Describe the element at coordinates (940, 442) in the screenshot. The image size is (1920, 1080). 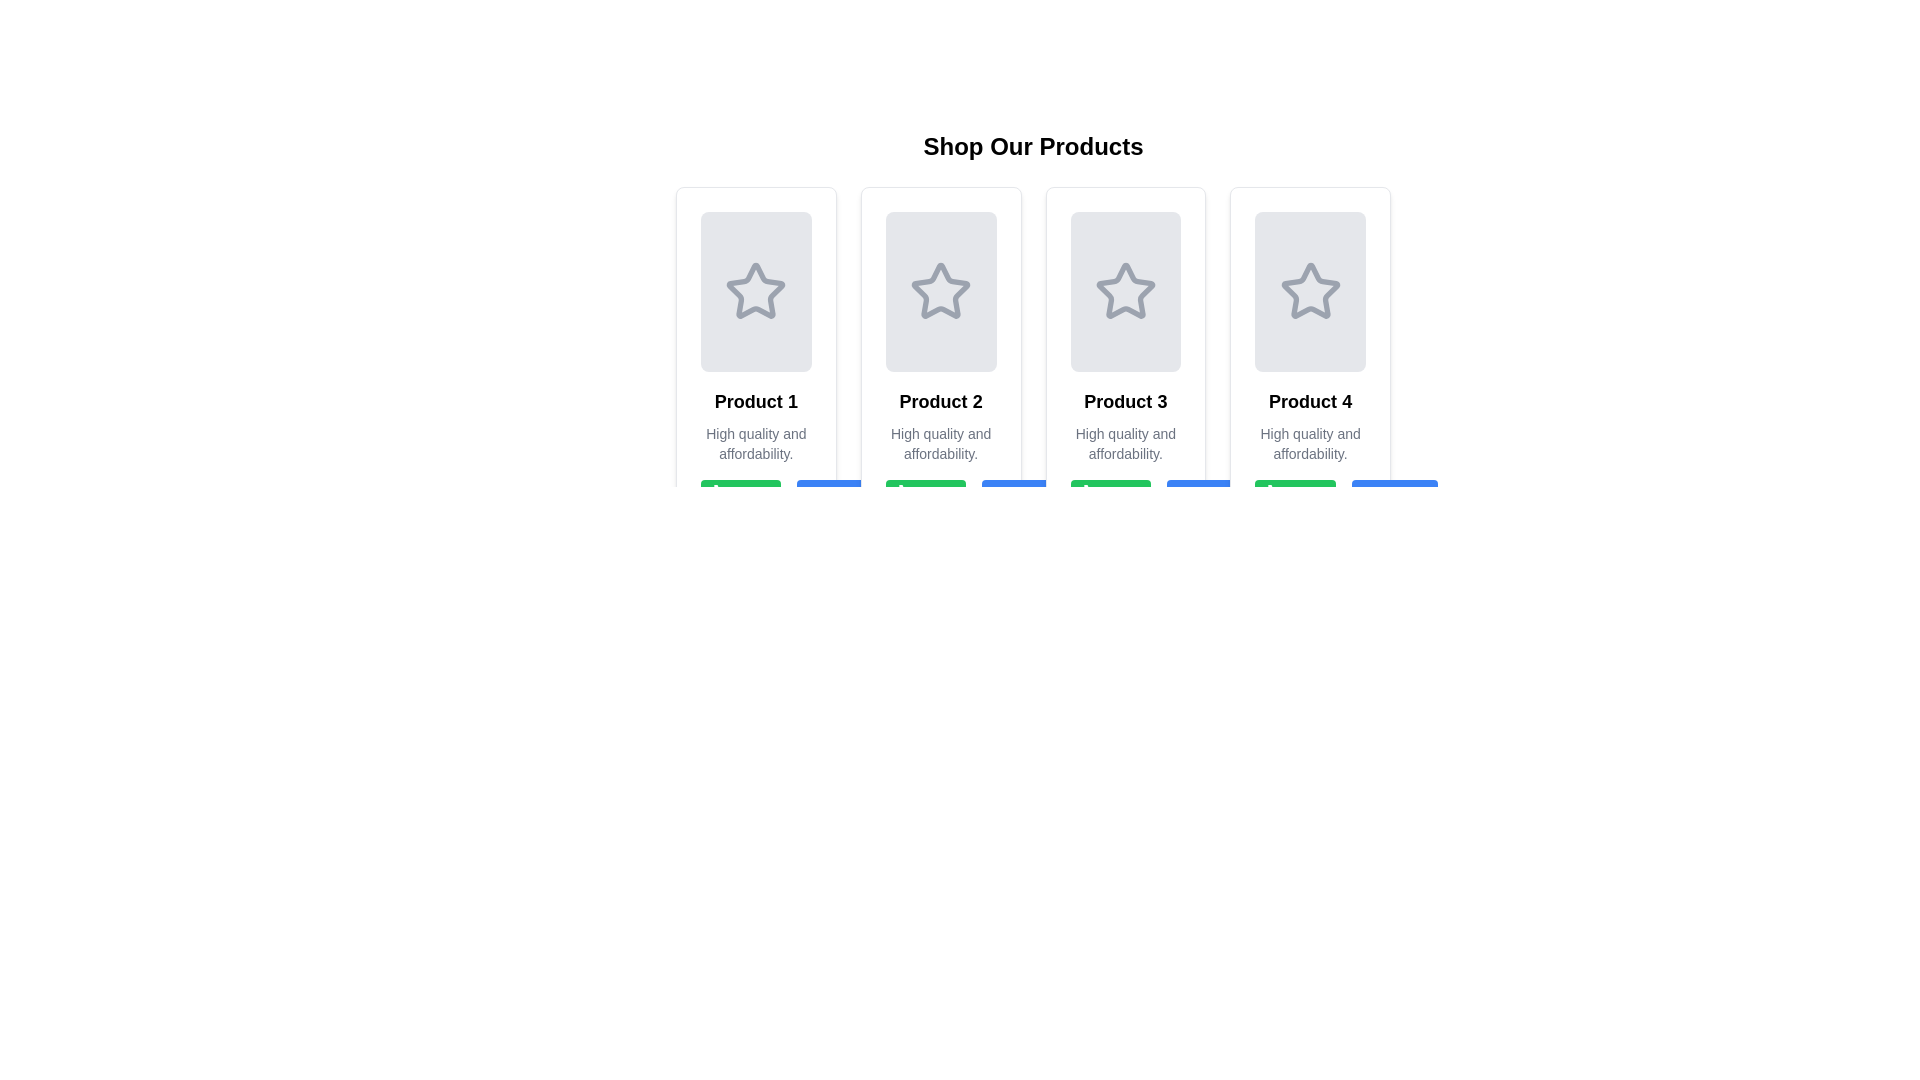
I see `the descriptive subtitle text label located in the card labeled 'Product 2', positioned below the title and above the action buttons` at that location.